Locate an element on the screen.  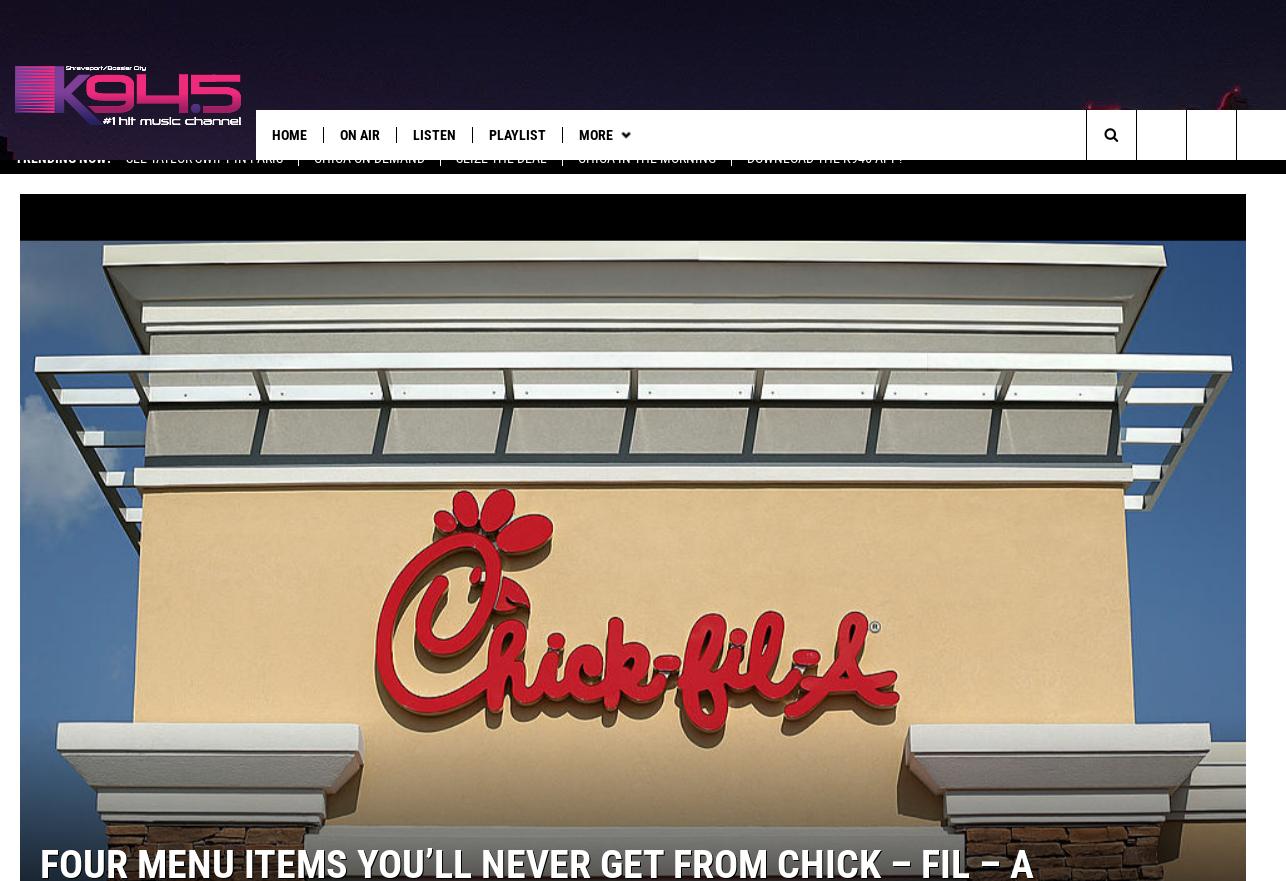
'Chica in the Morning' is located at coordinates (646, 176).